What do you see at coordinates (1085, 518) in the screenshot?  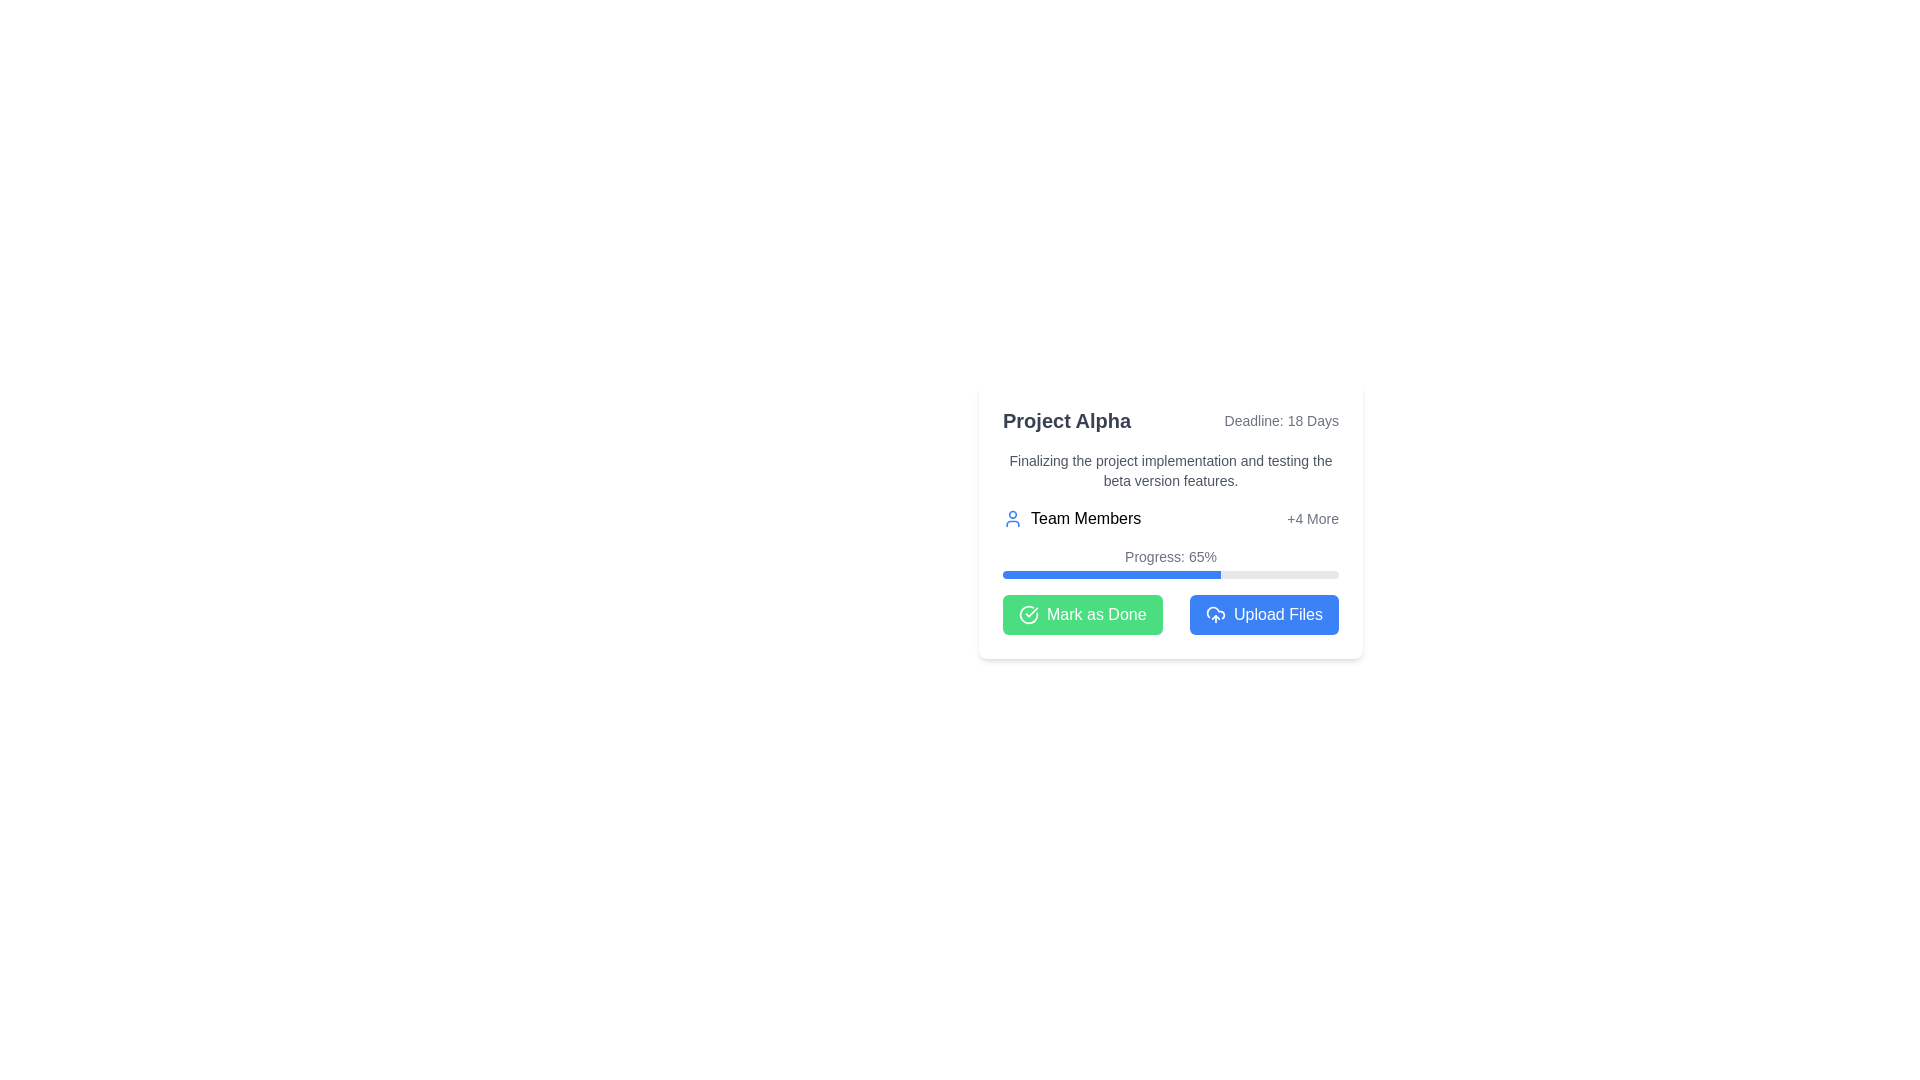 I see `the text element indicating team members associated with 'Project Alpha', located beneath the title and next to the user profile icon` at bounding box center [1085, 518].